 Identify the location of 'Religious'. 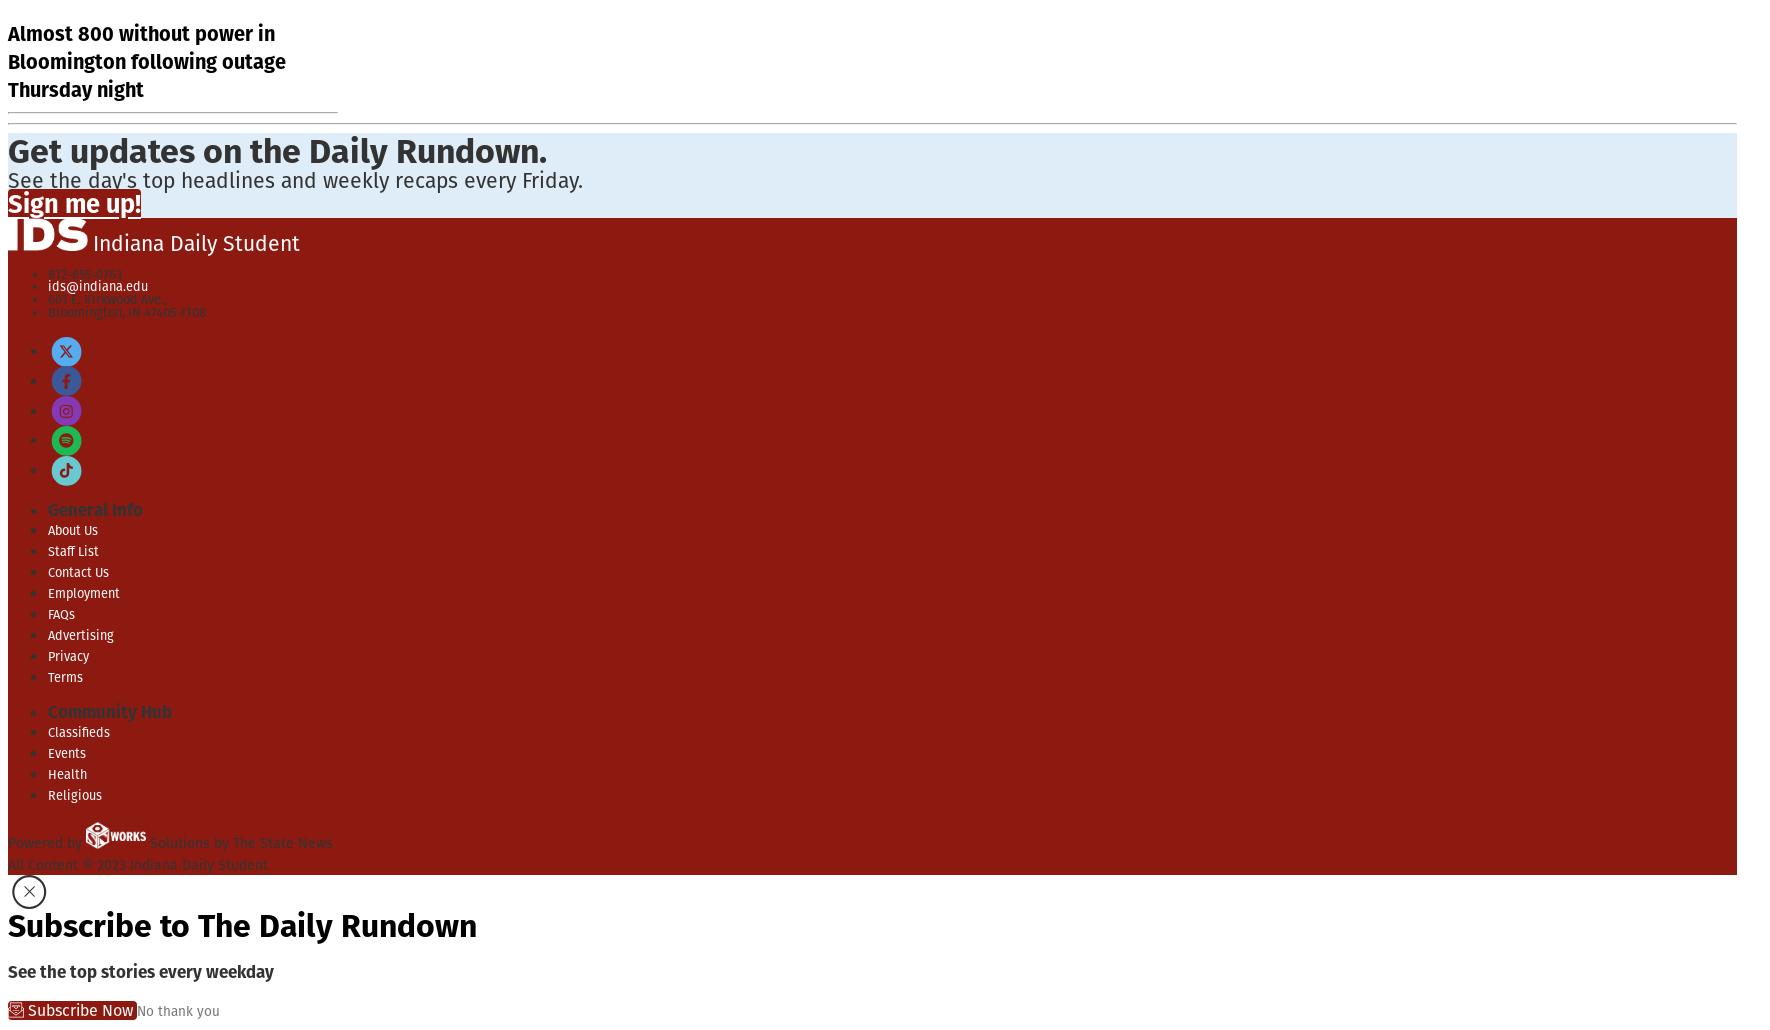
(74, 794).